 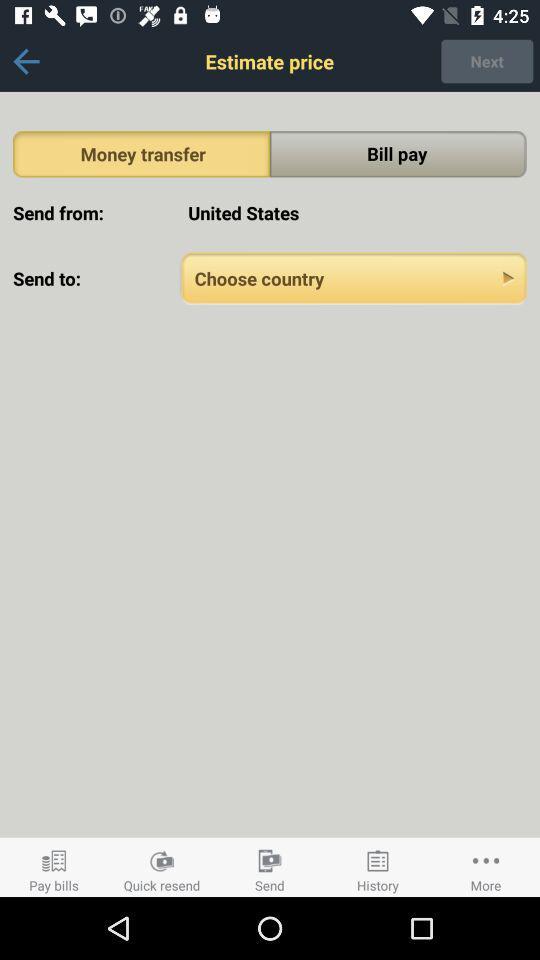 What do you see at coordinates (353, 213) in the screenshot?
I see `the item above the send to:` at bounding box center [353, 213].